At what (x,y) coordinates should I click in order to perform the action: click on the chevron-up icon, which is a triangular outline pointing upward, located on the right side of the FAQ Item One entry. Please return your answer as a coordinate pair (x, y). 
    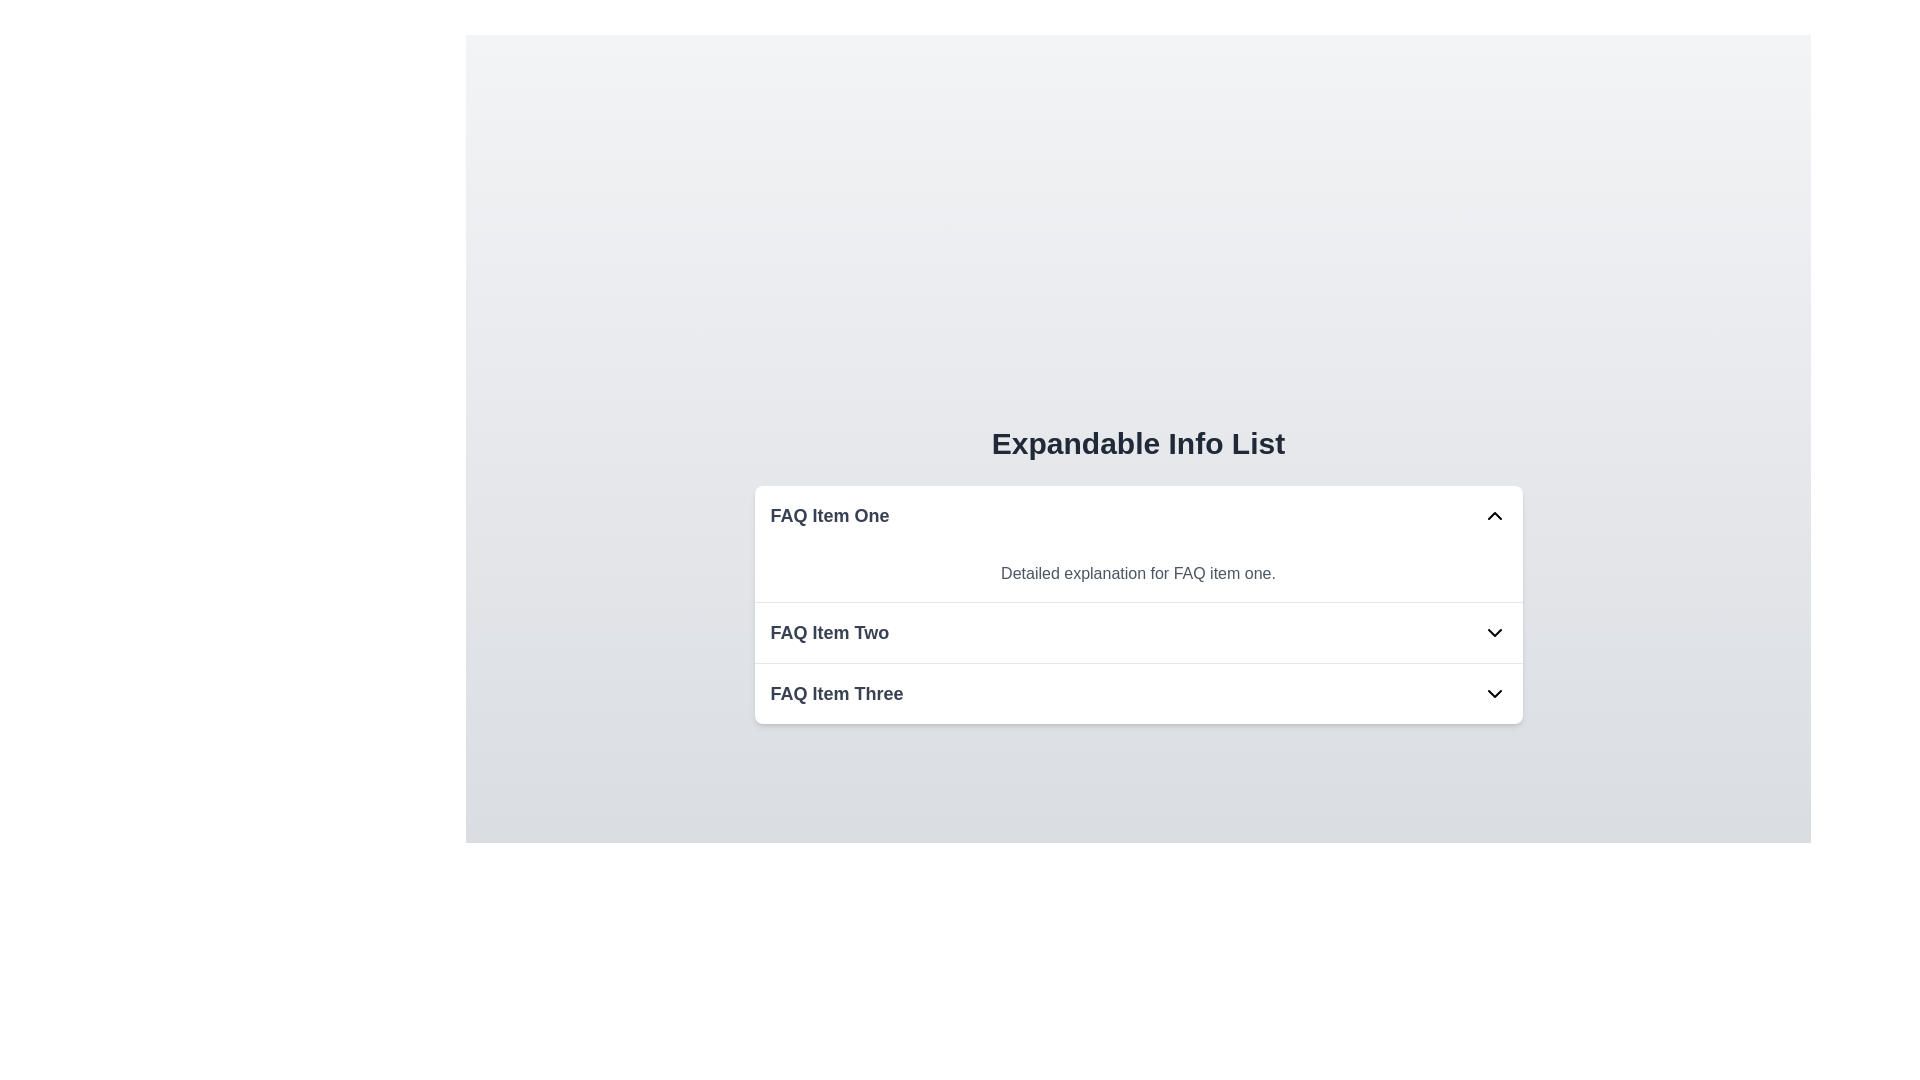
    Looking at the image, I should click on (1494, 515).